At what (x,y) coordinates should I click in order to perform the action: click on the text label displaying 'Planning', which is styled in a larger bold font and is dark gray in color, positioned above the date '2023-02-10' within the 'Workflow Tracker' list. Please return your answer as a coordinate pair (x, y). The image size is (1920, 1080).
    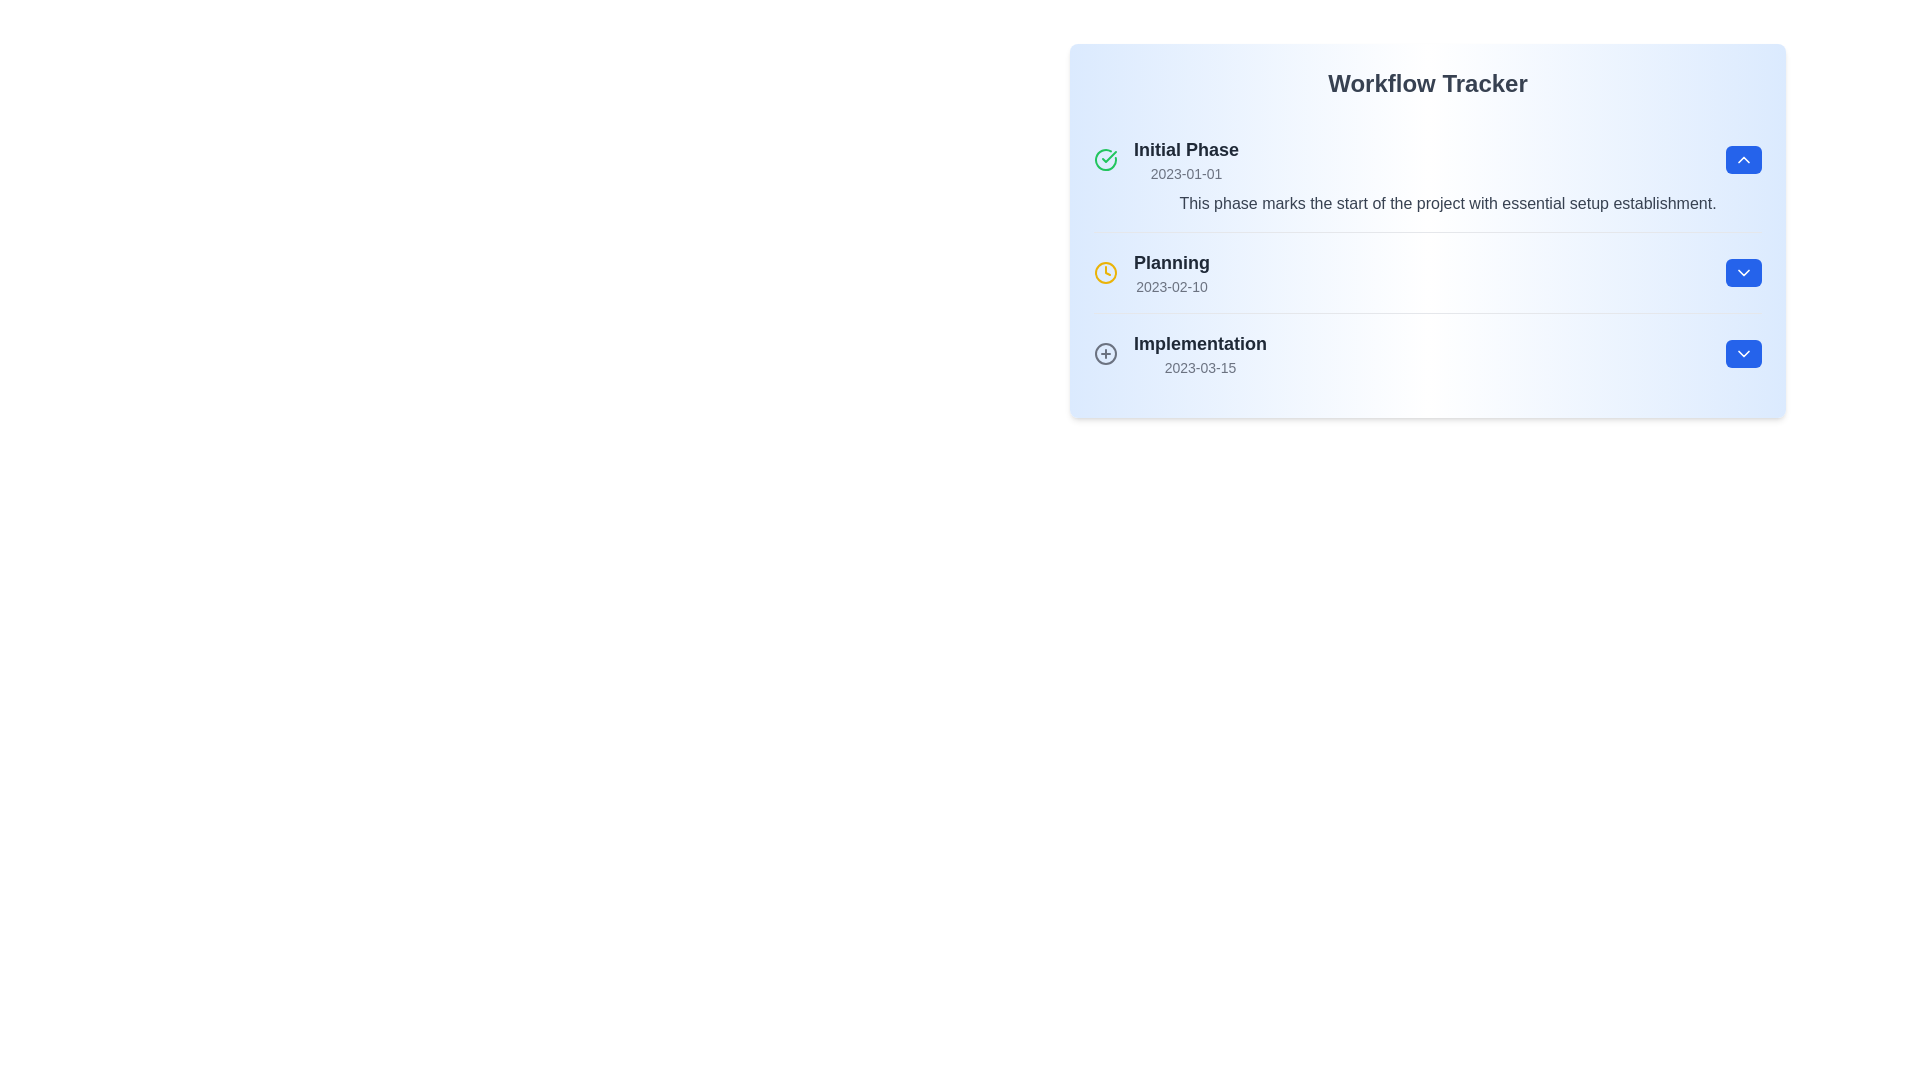
    Looking at the image, I should click on (1171, 261).